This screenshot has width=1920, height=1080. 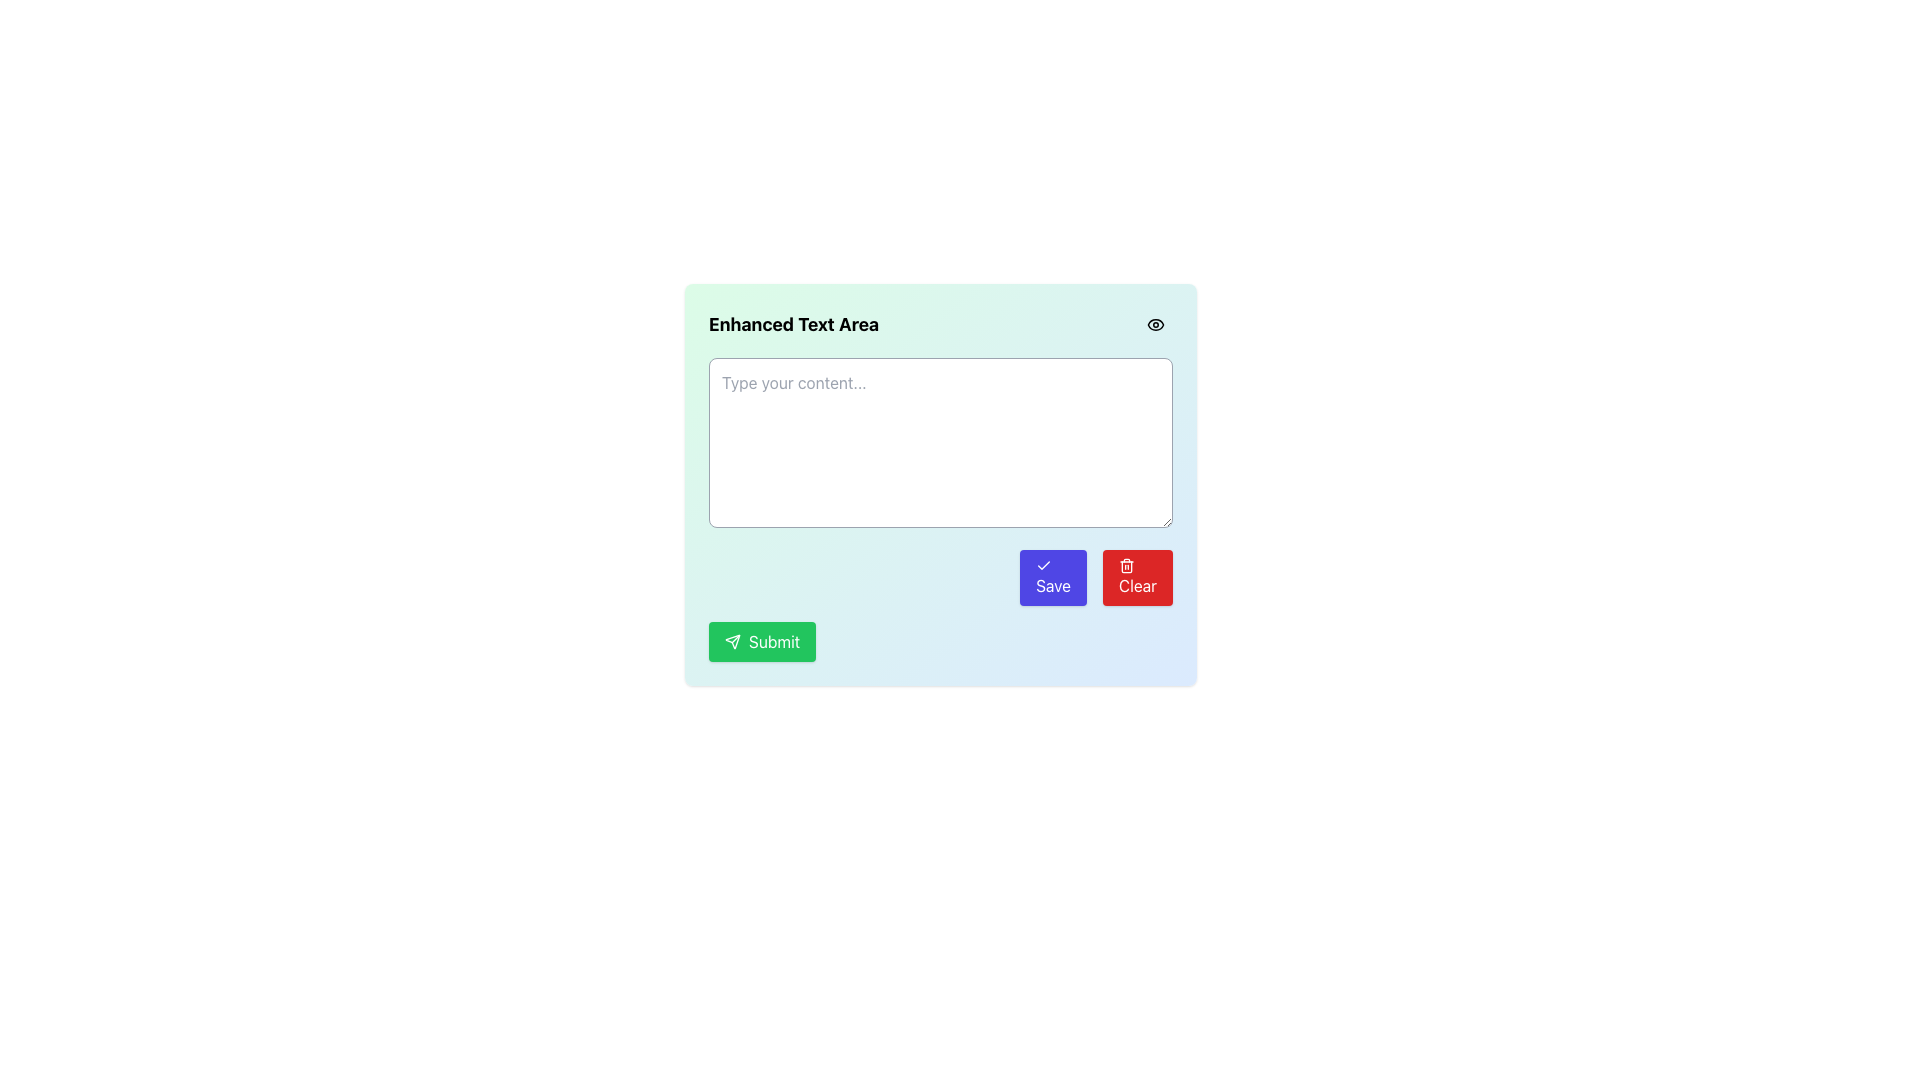 I want to click on the 'Clear' button, which is a red rectangular button with a trash icon above the text, located at the bottom right of the content card, so click(x=1137, y=578).